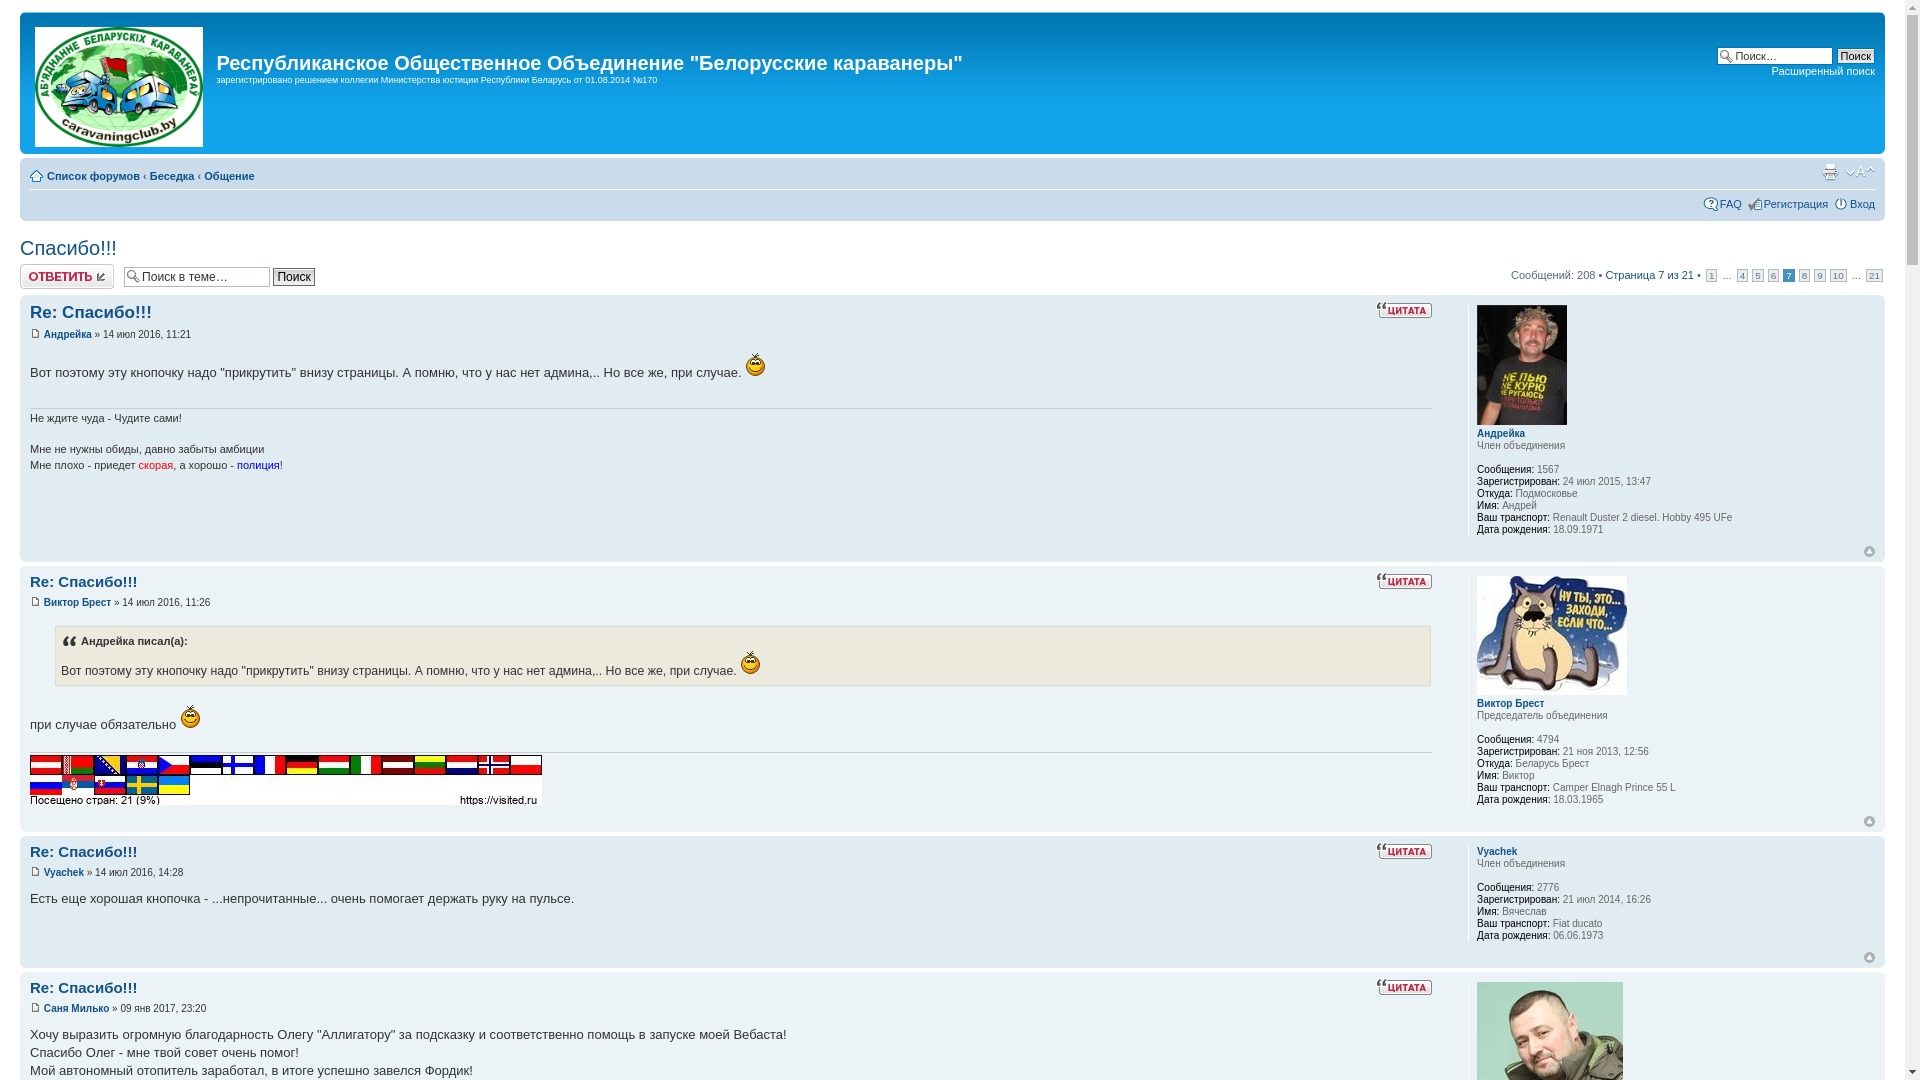 The height and width of the screenshot is (1080, 1920). Describe the element at coordinates (1814, 275) in the screenshot. I see `'9'` at that location.